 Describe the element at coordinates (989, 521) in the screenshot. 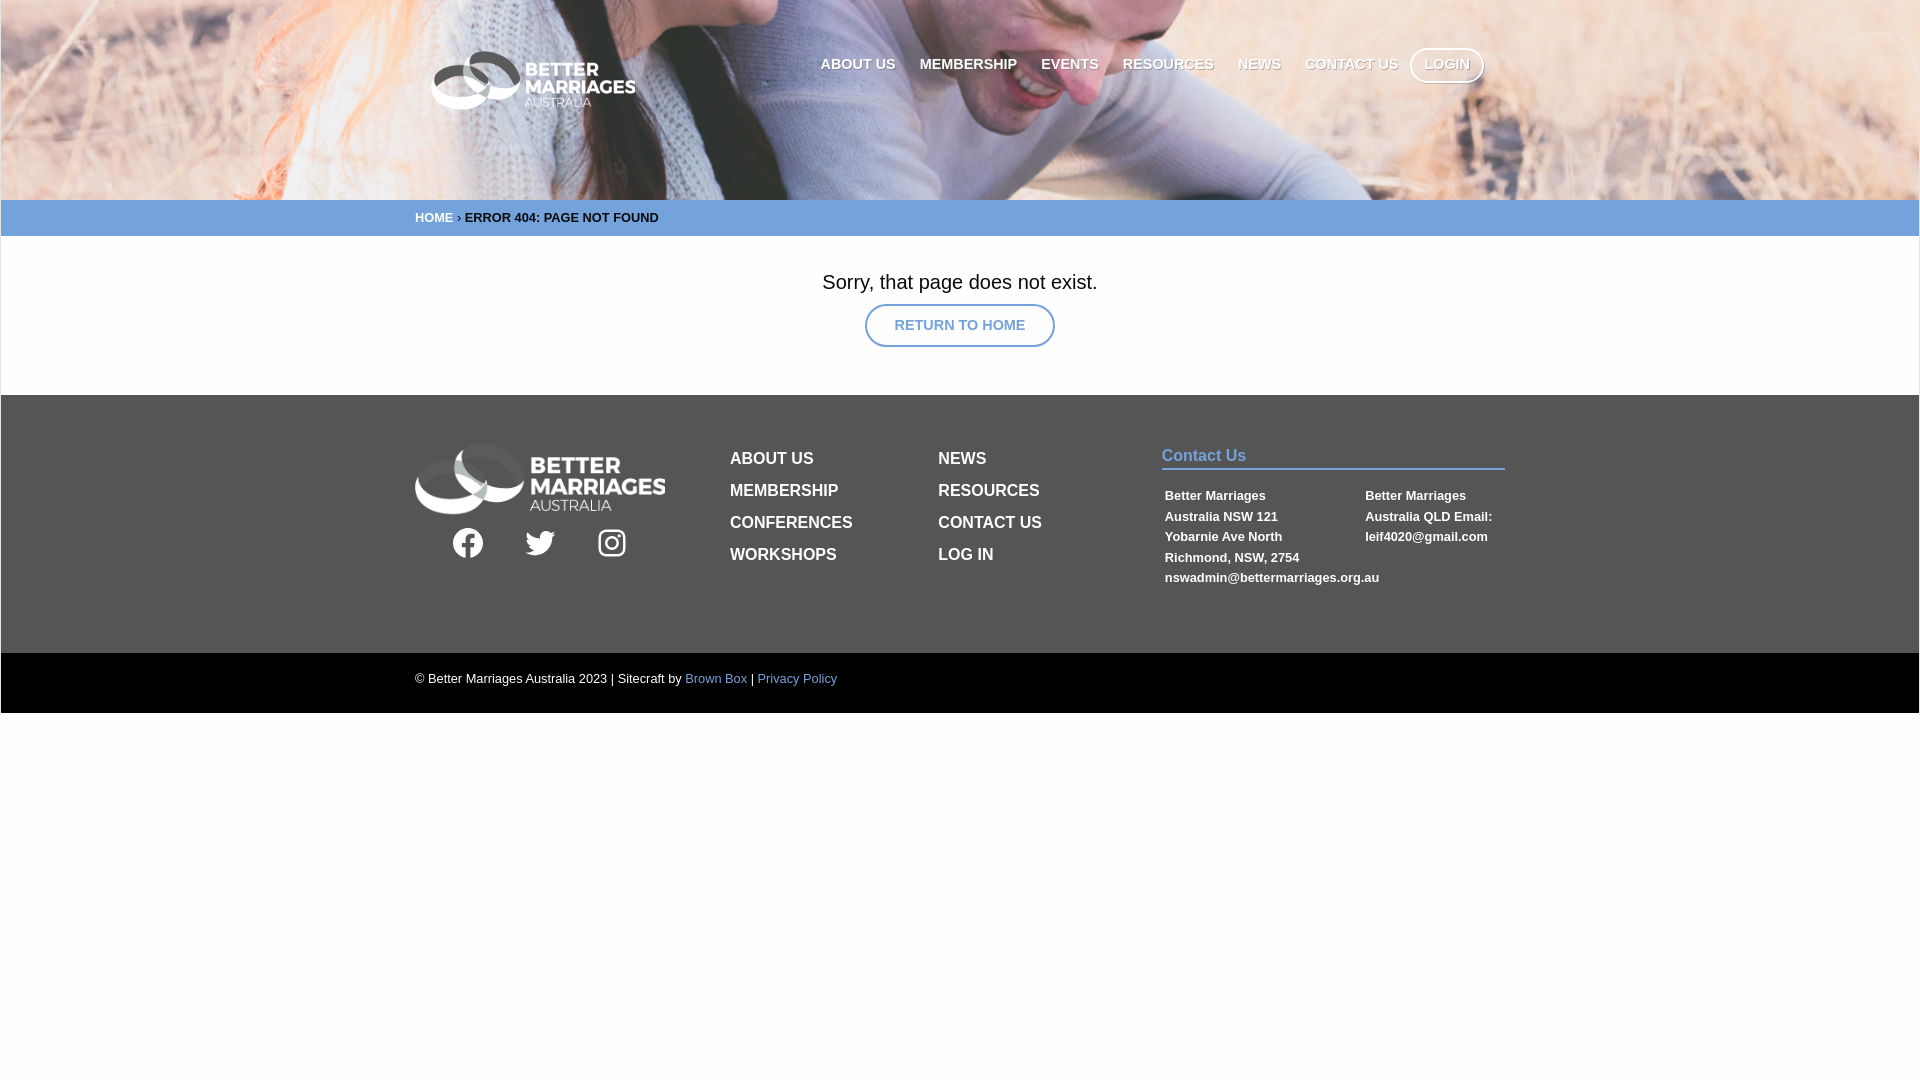

I see `'CONTACT US'` at that location.